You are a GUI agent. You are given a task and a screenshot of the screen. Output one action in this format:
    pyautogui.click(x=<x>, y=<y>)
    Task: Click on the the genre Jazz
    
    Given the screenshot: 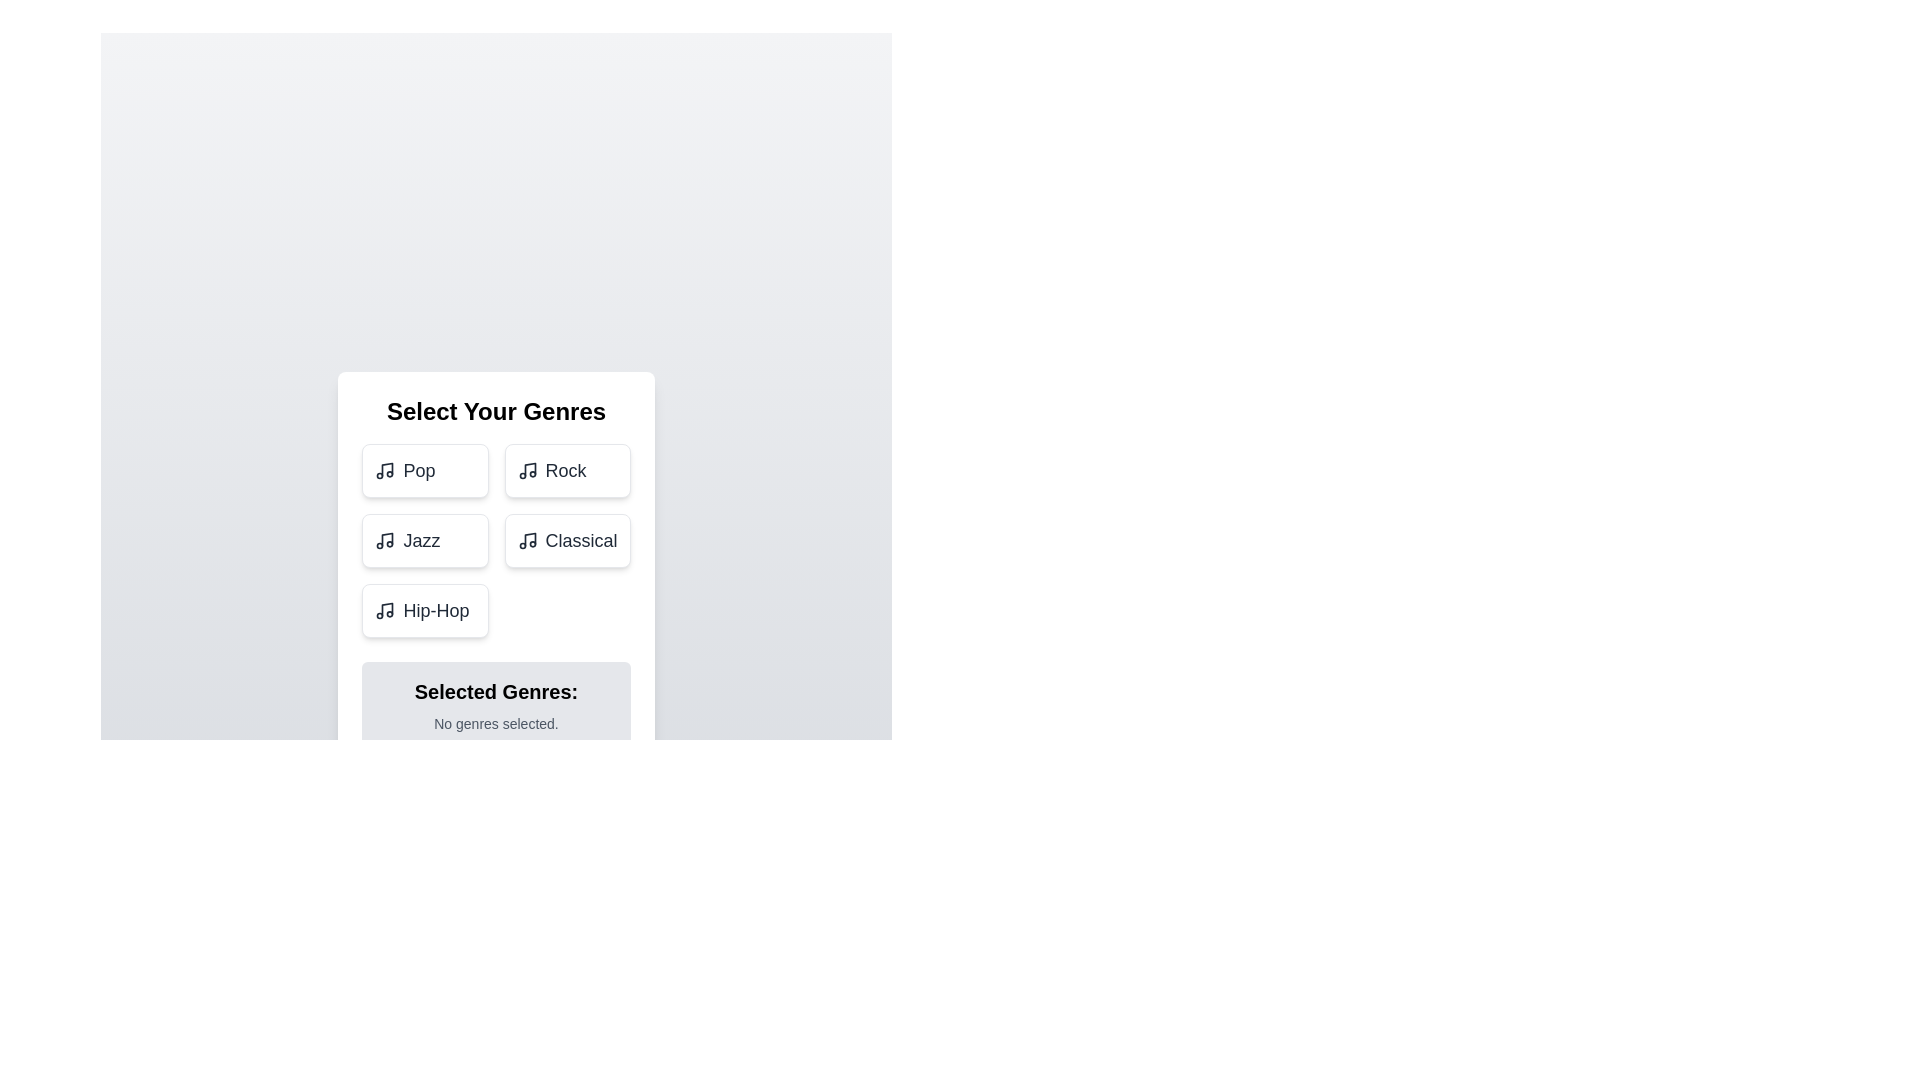 What is the action you would take?
    pyautogui.click(x=424, y=540)
    